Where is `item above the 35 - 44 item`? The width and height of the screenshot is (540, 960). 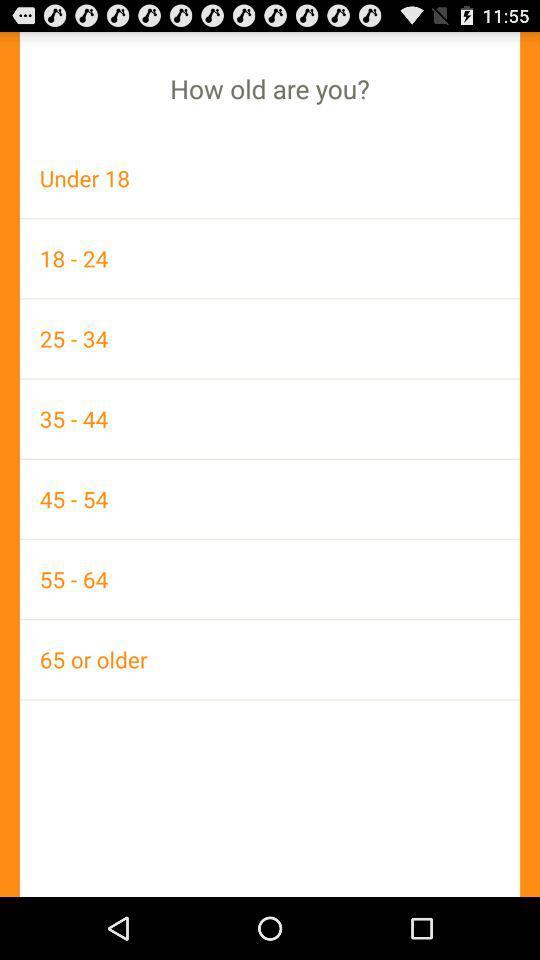
item above the 35 - 44 item is located at coordinates (270, 338).